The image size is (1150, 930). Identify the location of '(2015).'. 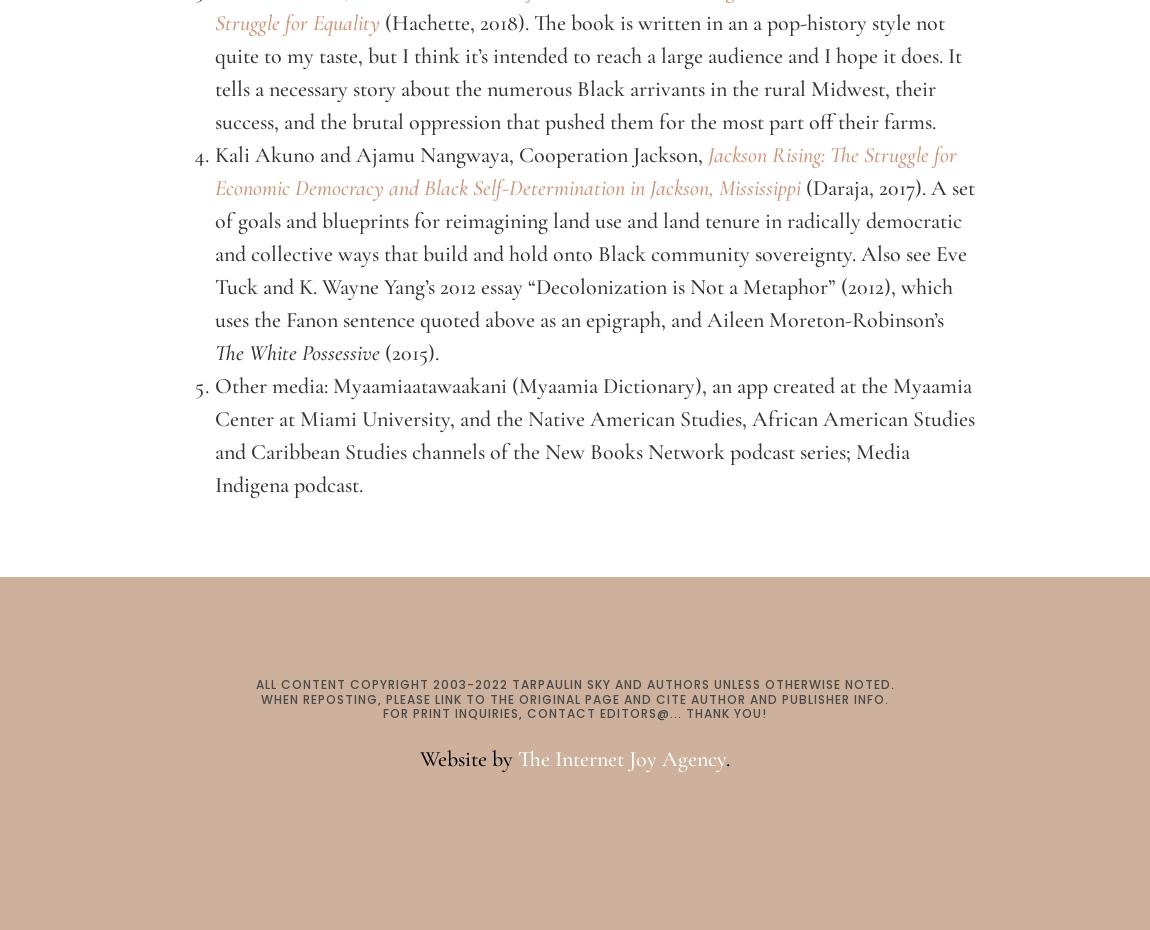
(379, 352).